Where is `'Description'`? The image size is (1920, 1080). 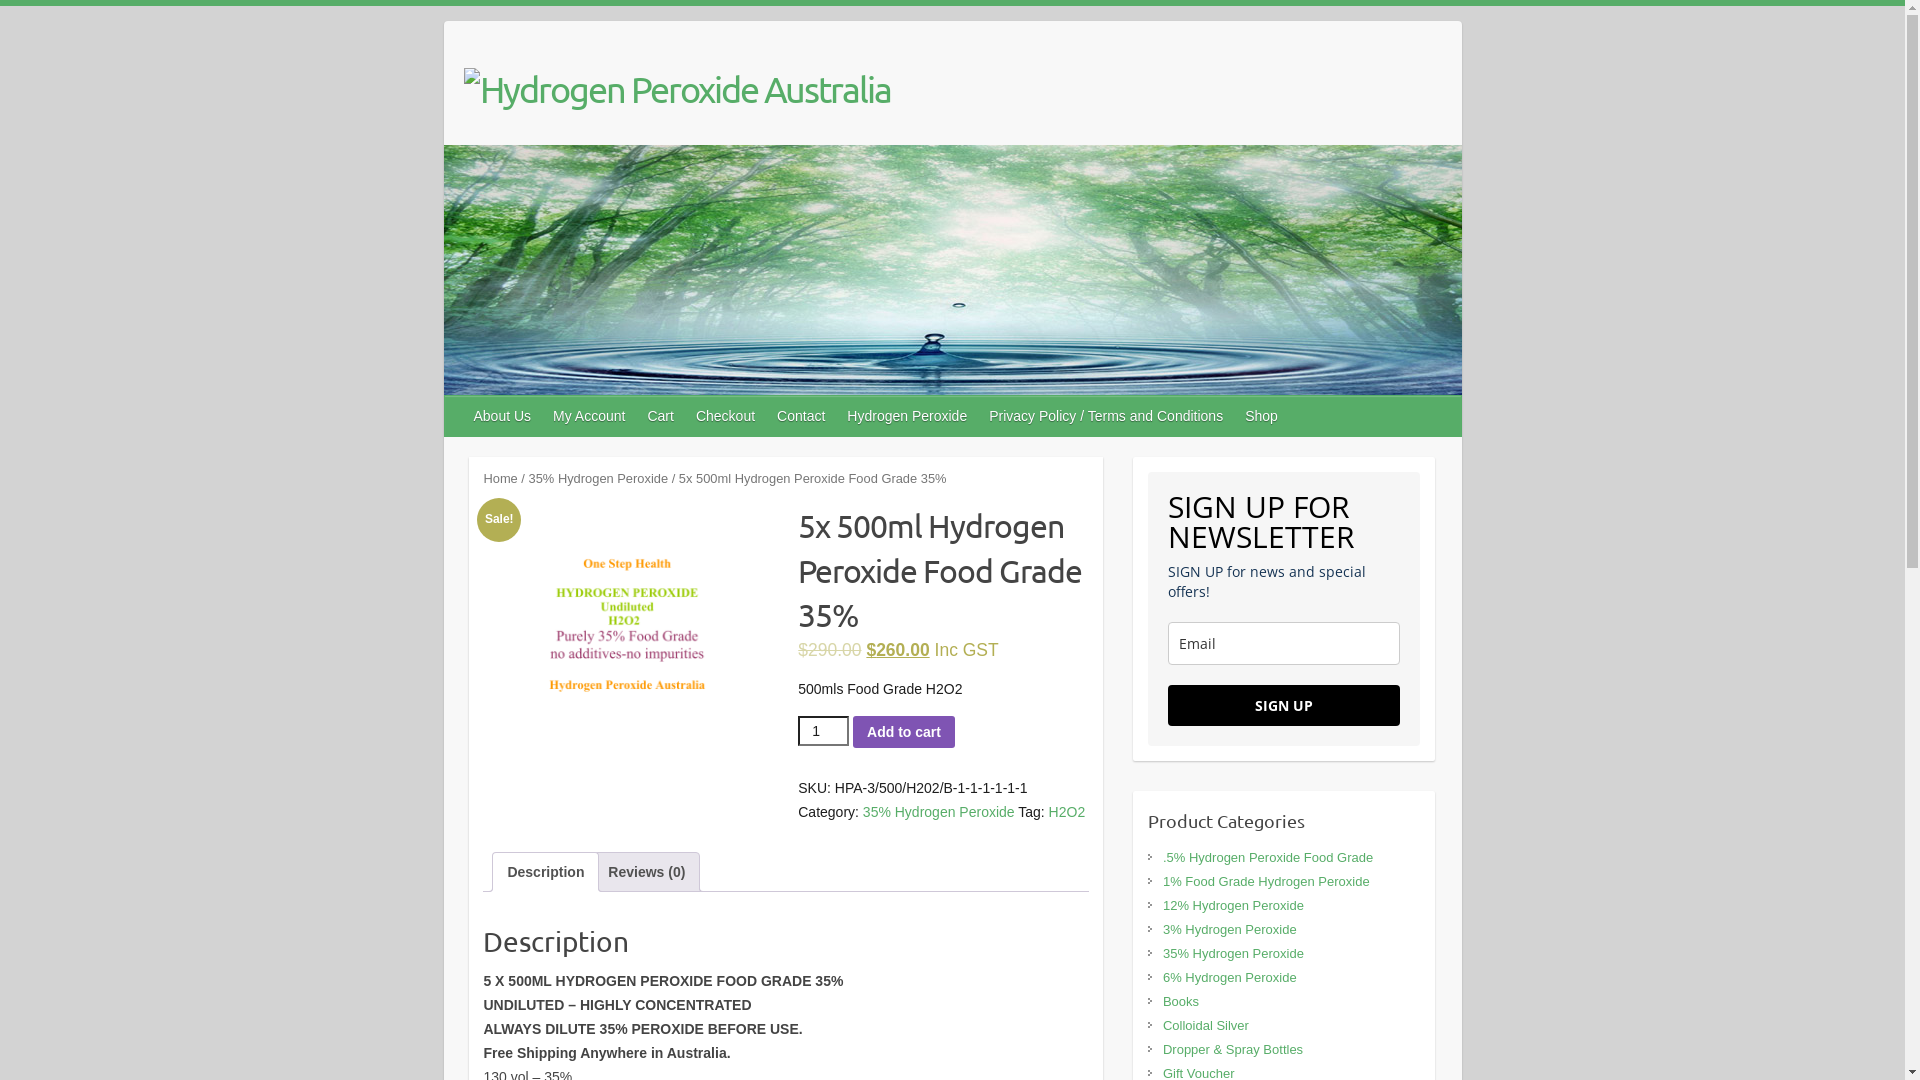 'Description' is located at coordinates (545, 870).